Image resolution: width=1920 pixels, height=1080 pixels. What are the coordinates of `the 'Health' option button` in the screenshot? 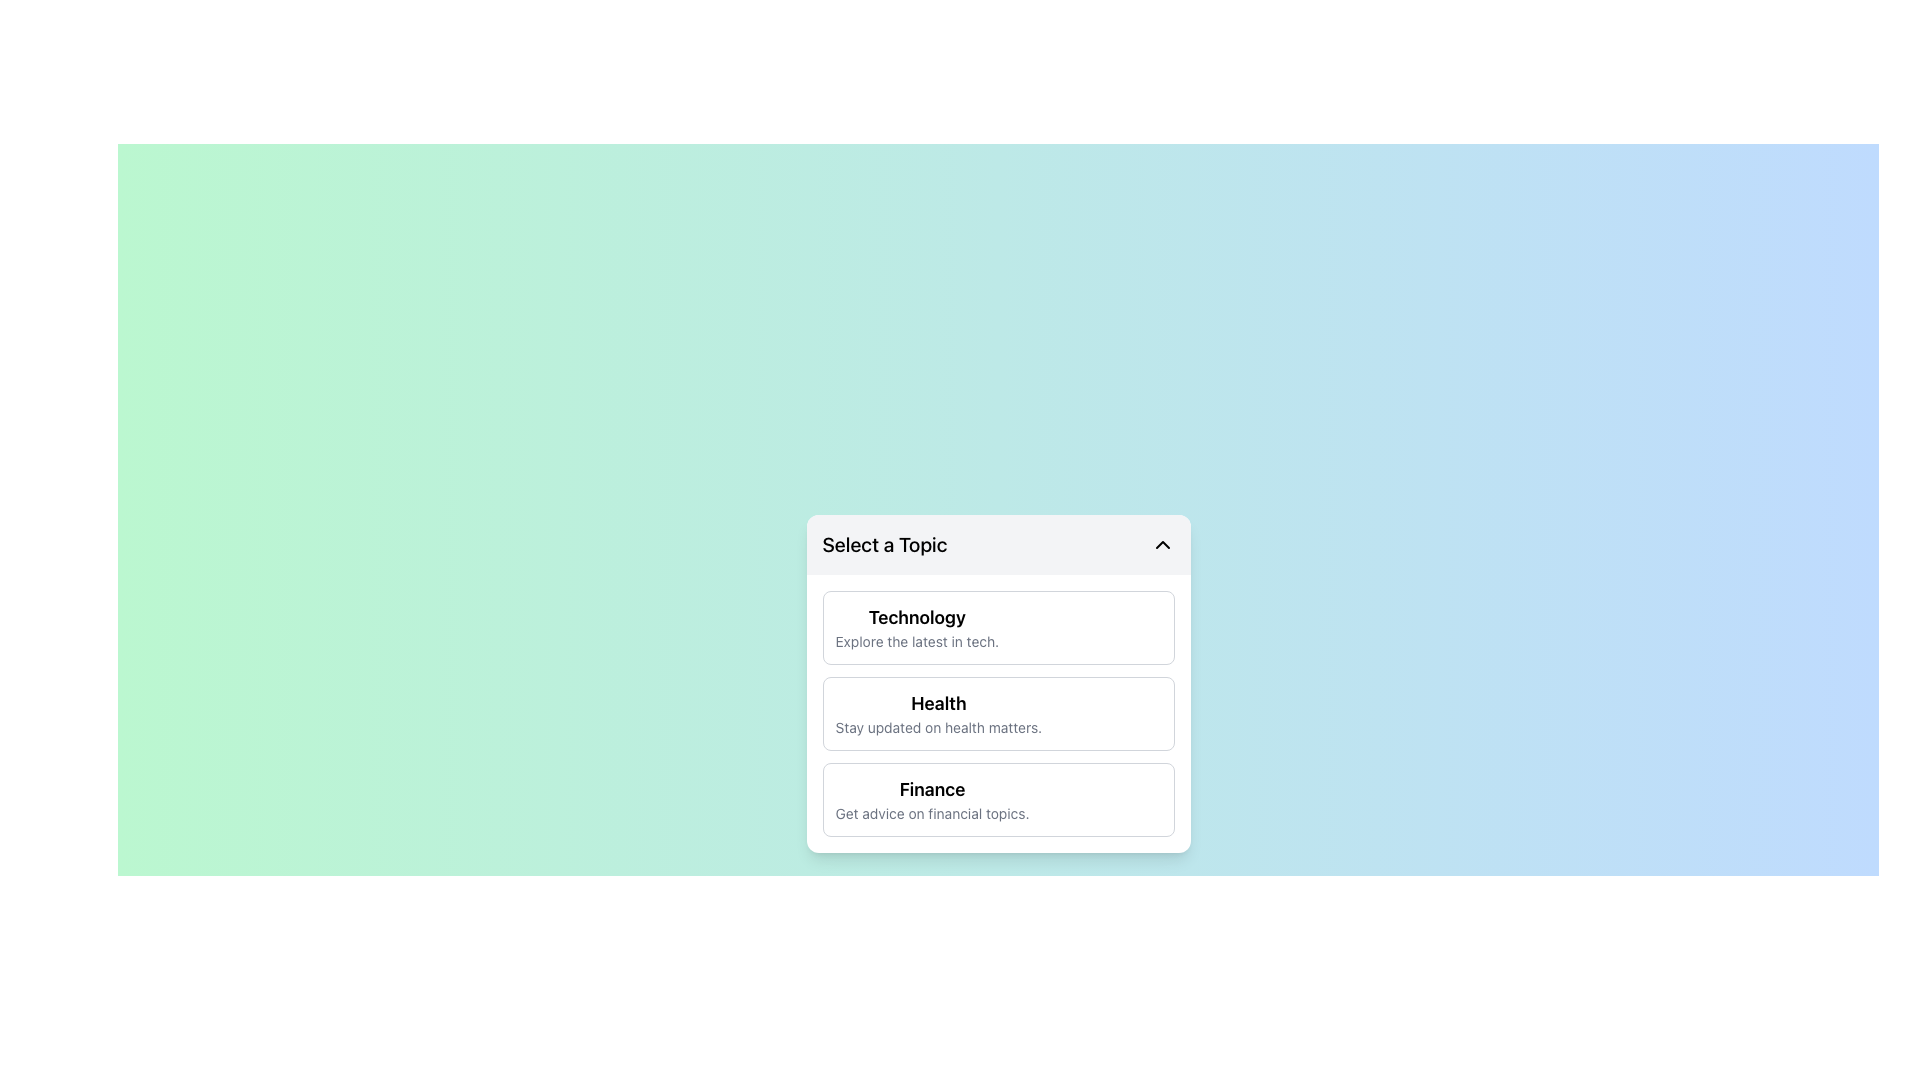 It's located at (998, 712).